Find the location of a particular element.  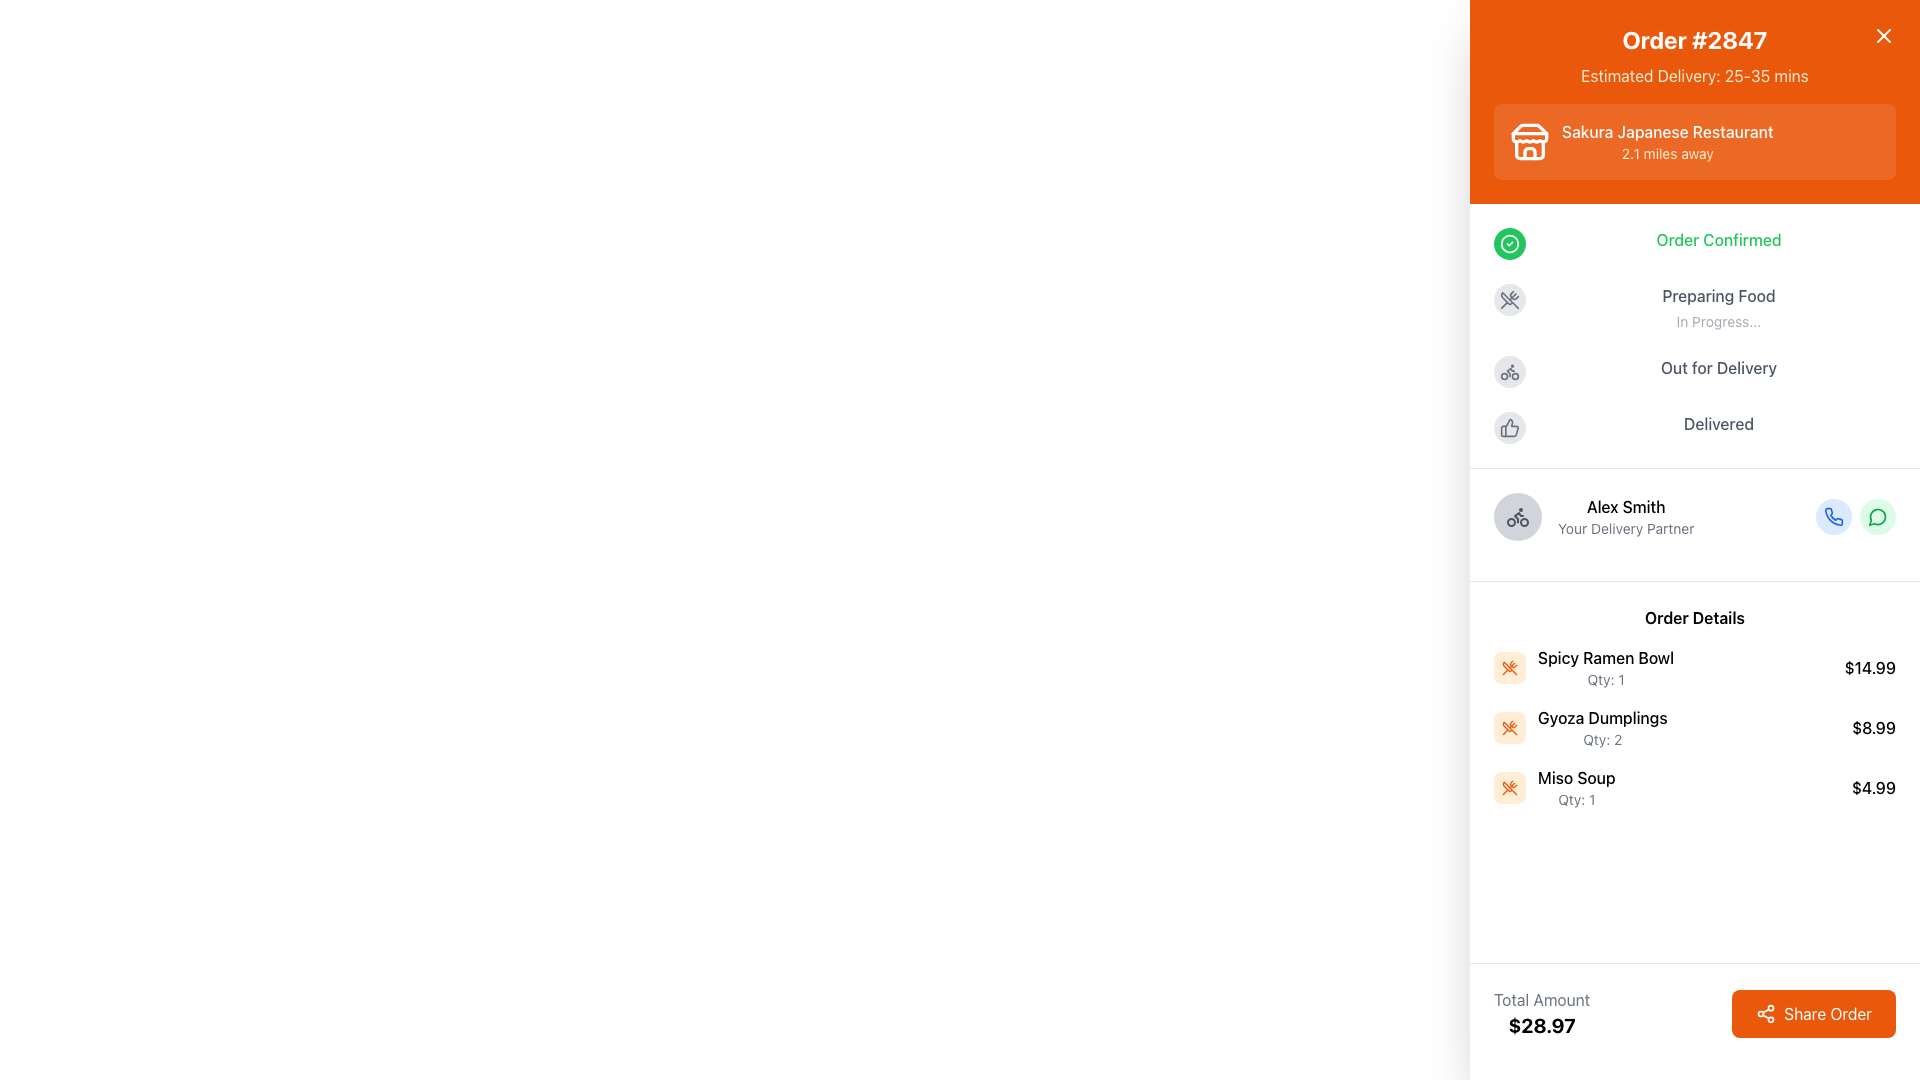

the static text label displaying the price '$4.99' located to the far-right of the 'Miso Soup' order details row is located at coordinates (1872, 786).